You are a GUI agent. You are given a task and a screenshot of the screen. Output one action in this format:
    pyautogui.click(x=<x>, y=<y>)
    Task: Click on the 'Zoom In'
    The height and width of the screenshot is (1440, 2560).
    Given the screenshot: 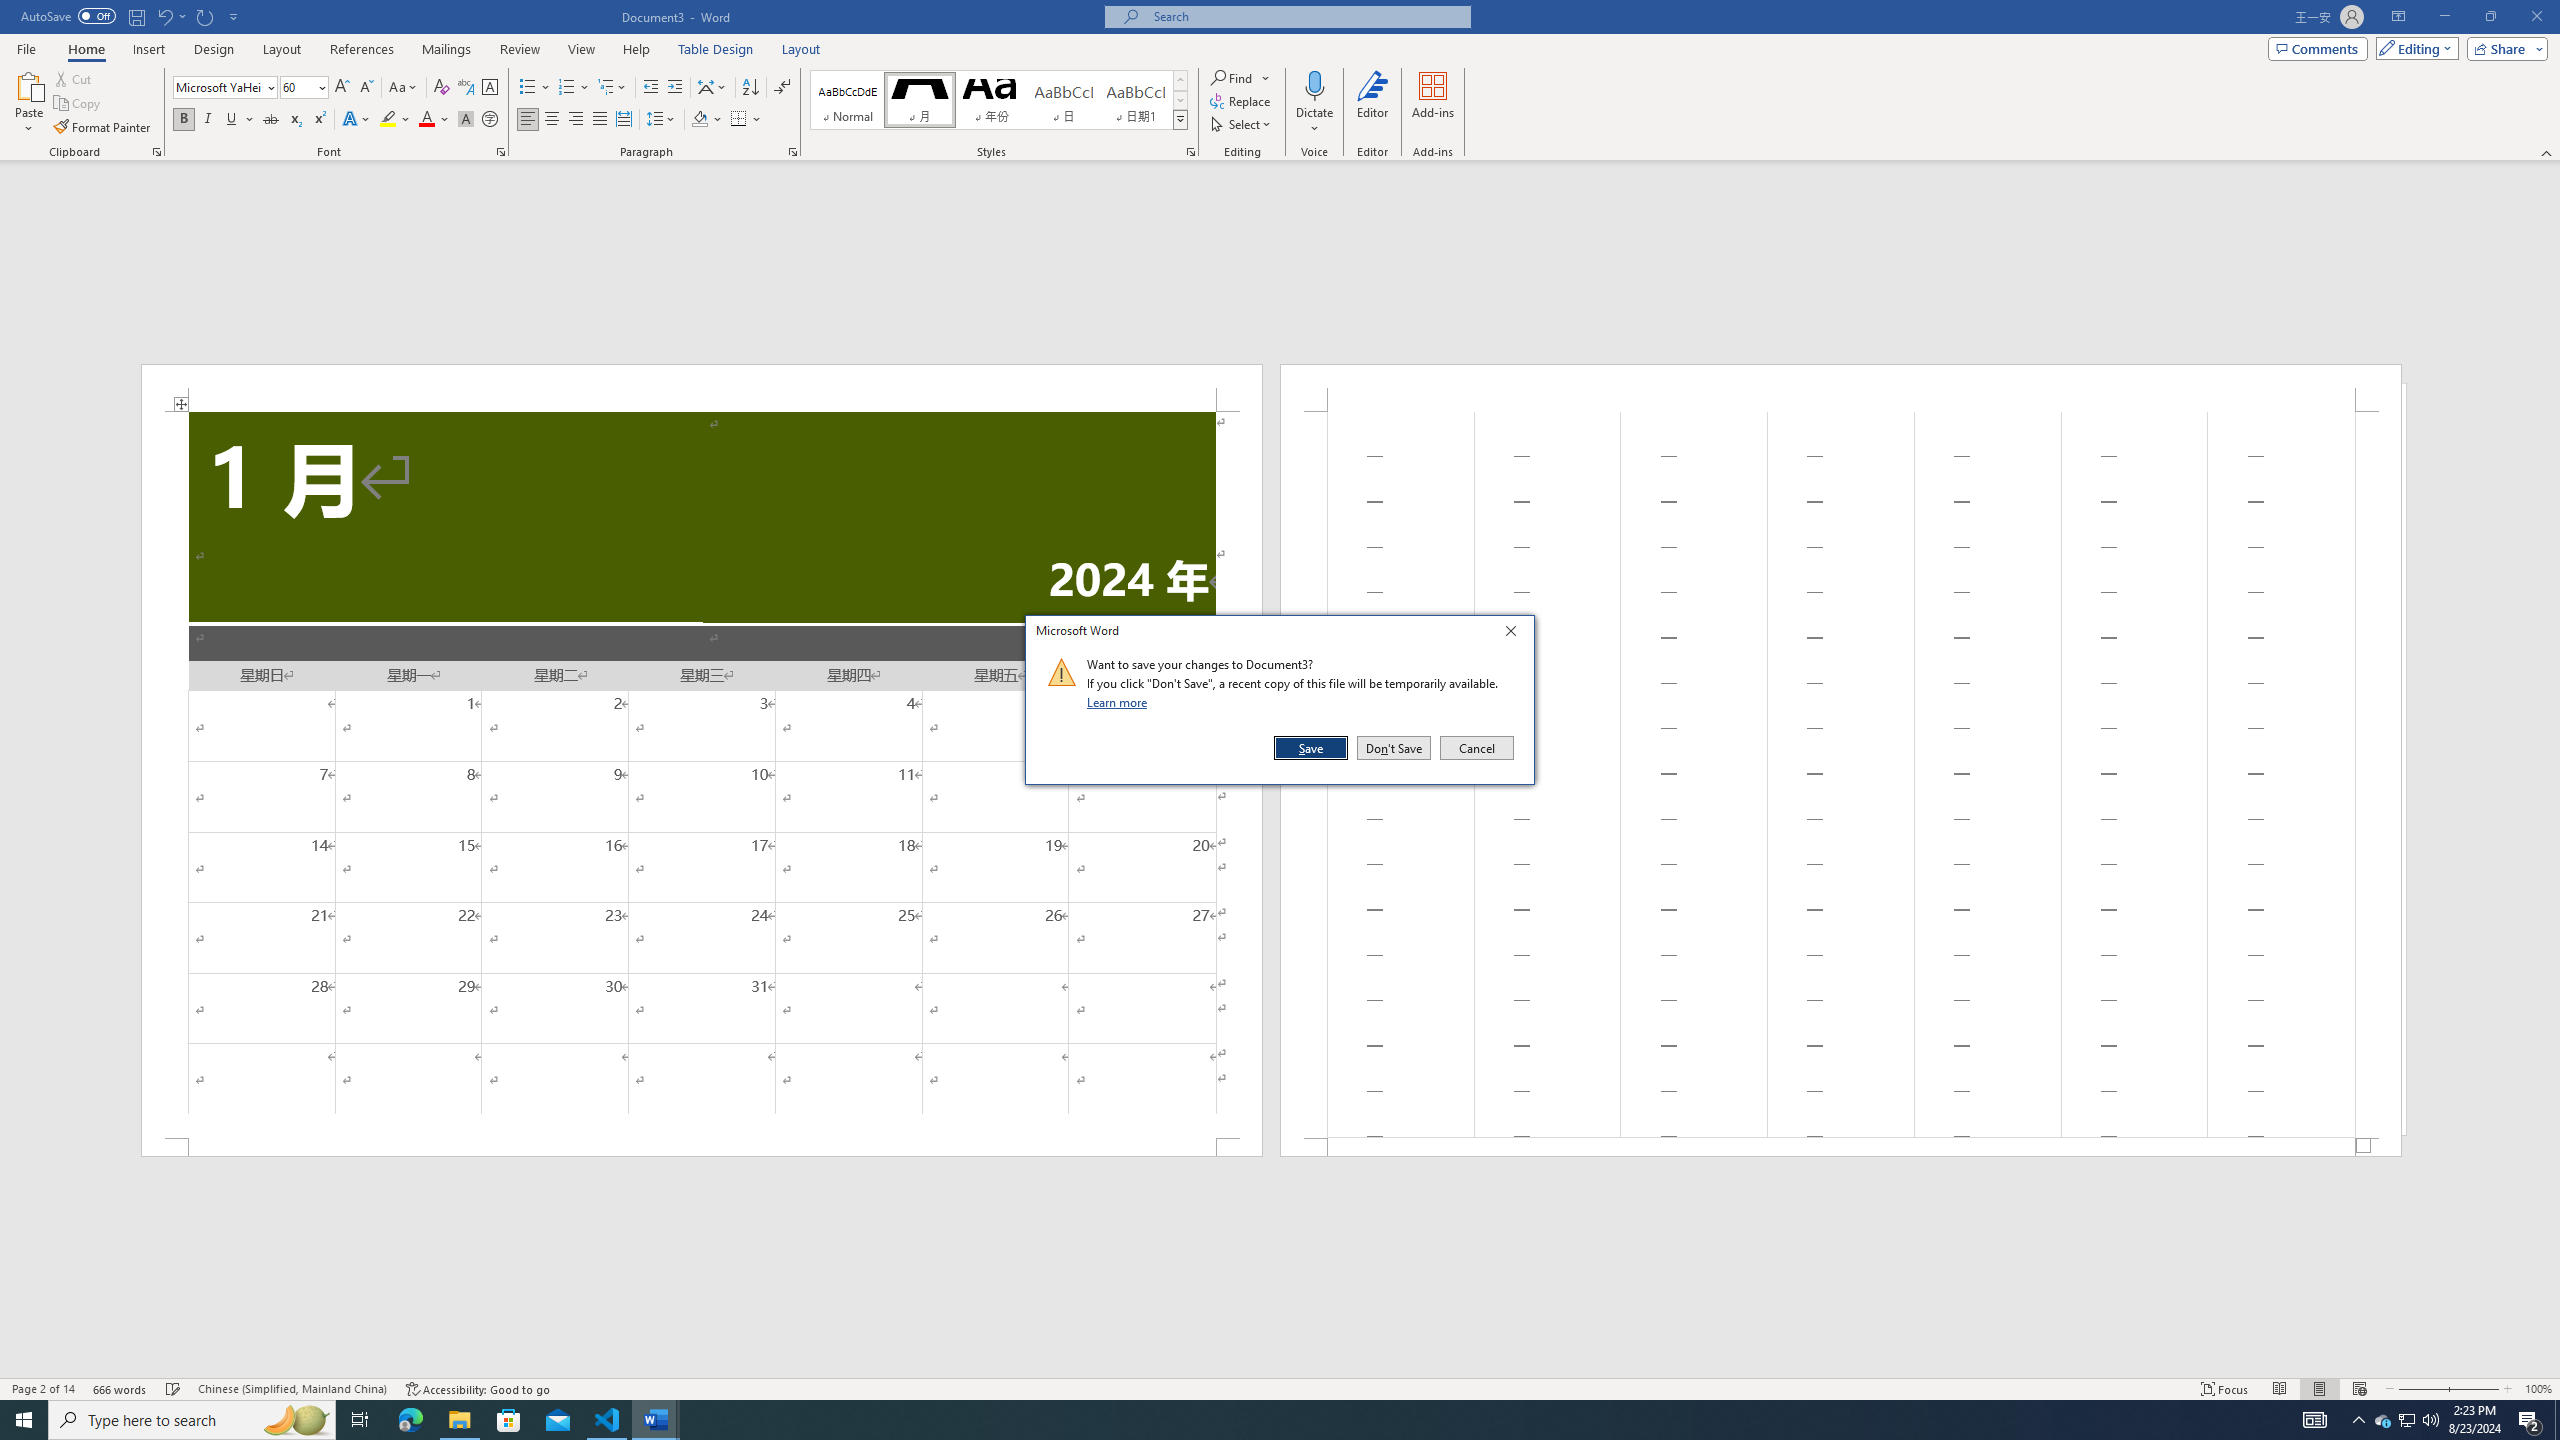 What is the action you would take?
    pyautogui.click(x=2474, y=1389)
    